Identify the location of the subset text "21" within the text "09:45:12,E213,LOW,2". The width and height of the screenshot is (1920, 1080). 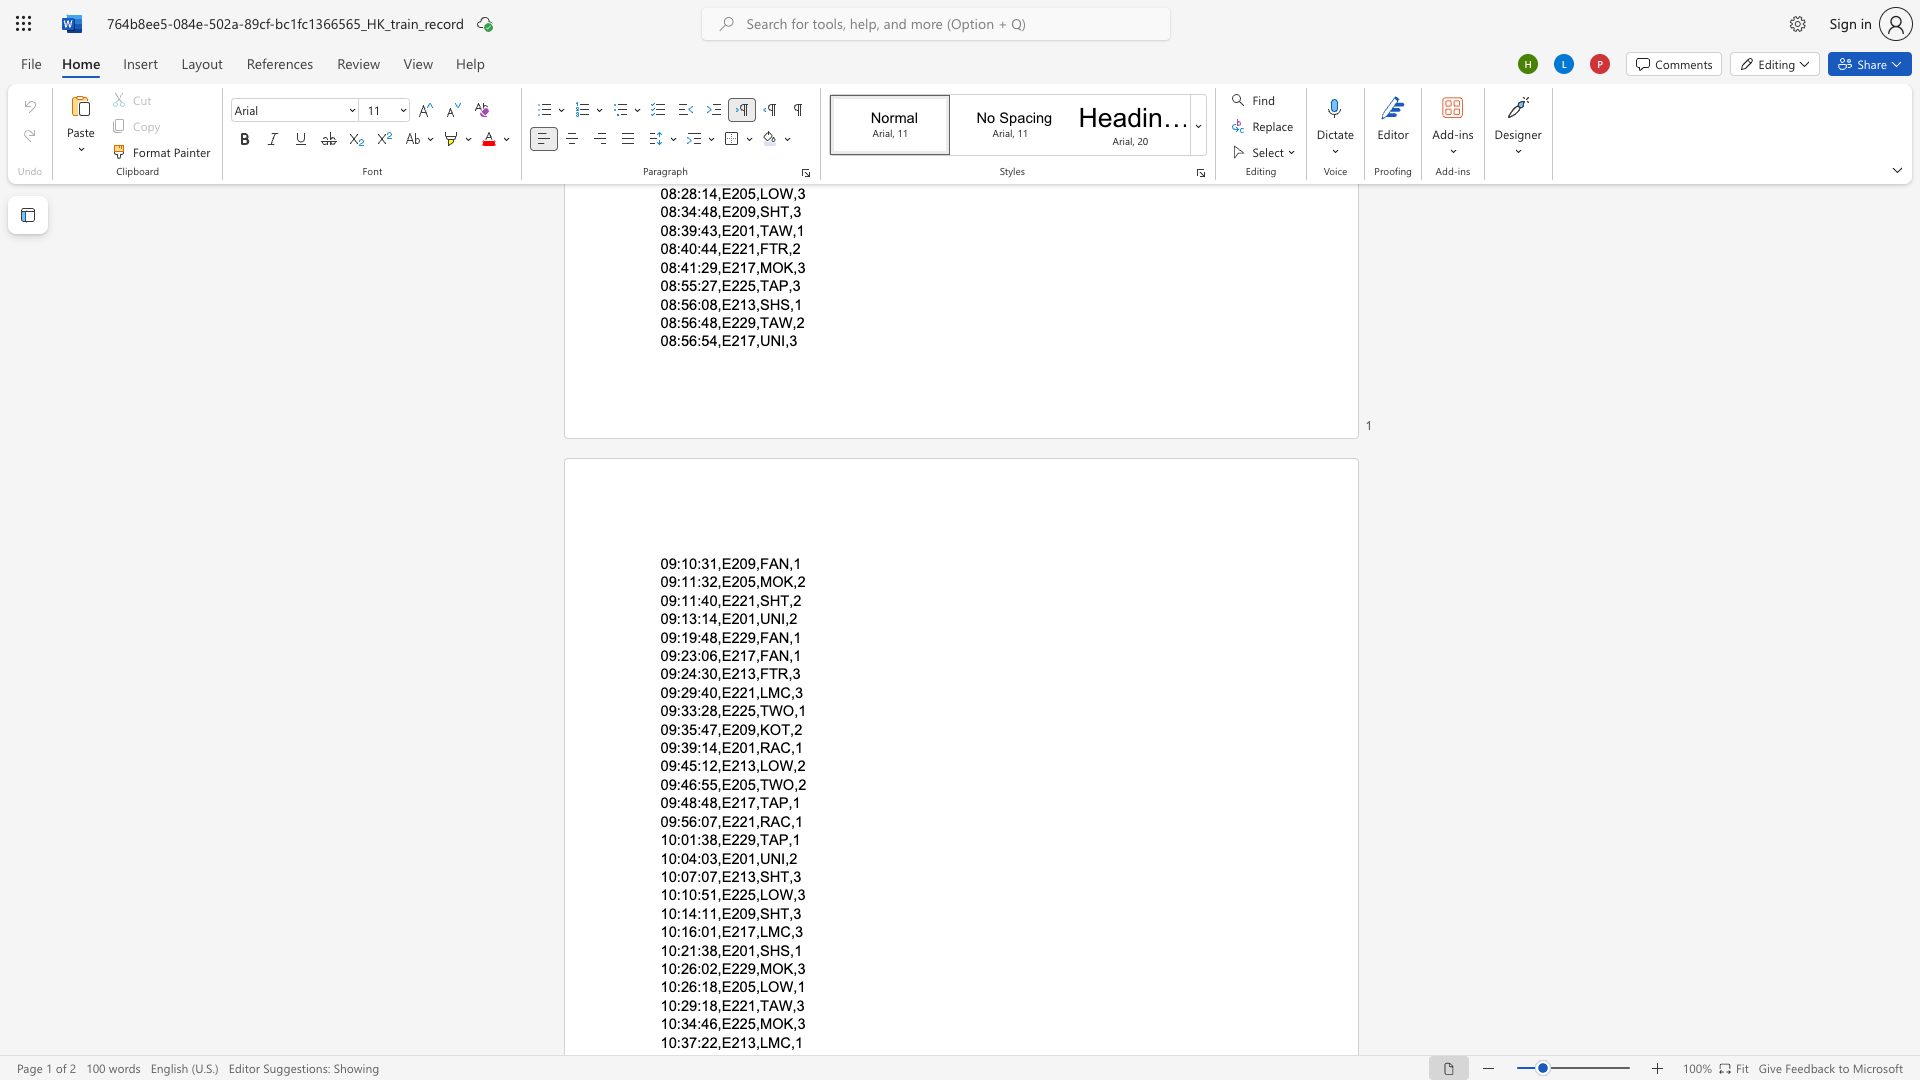
(730, 765).